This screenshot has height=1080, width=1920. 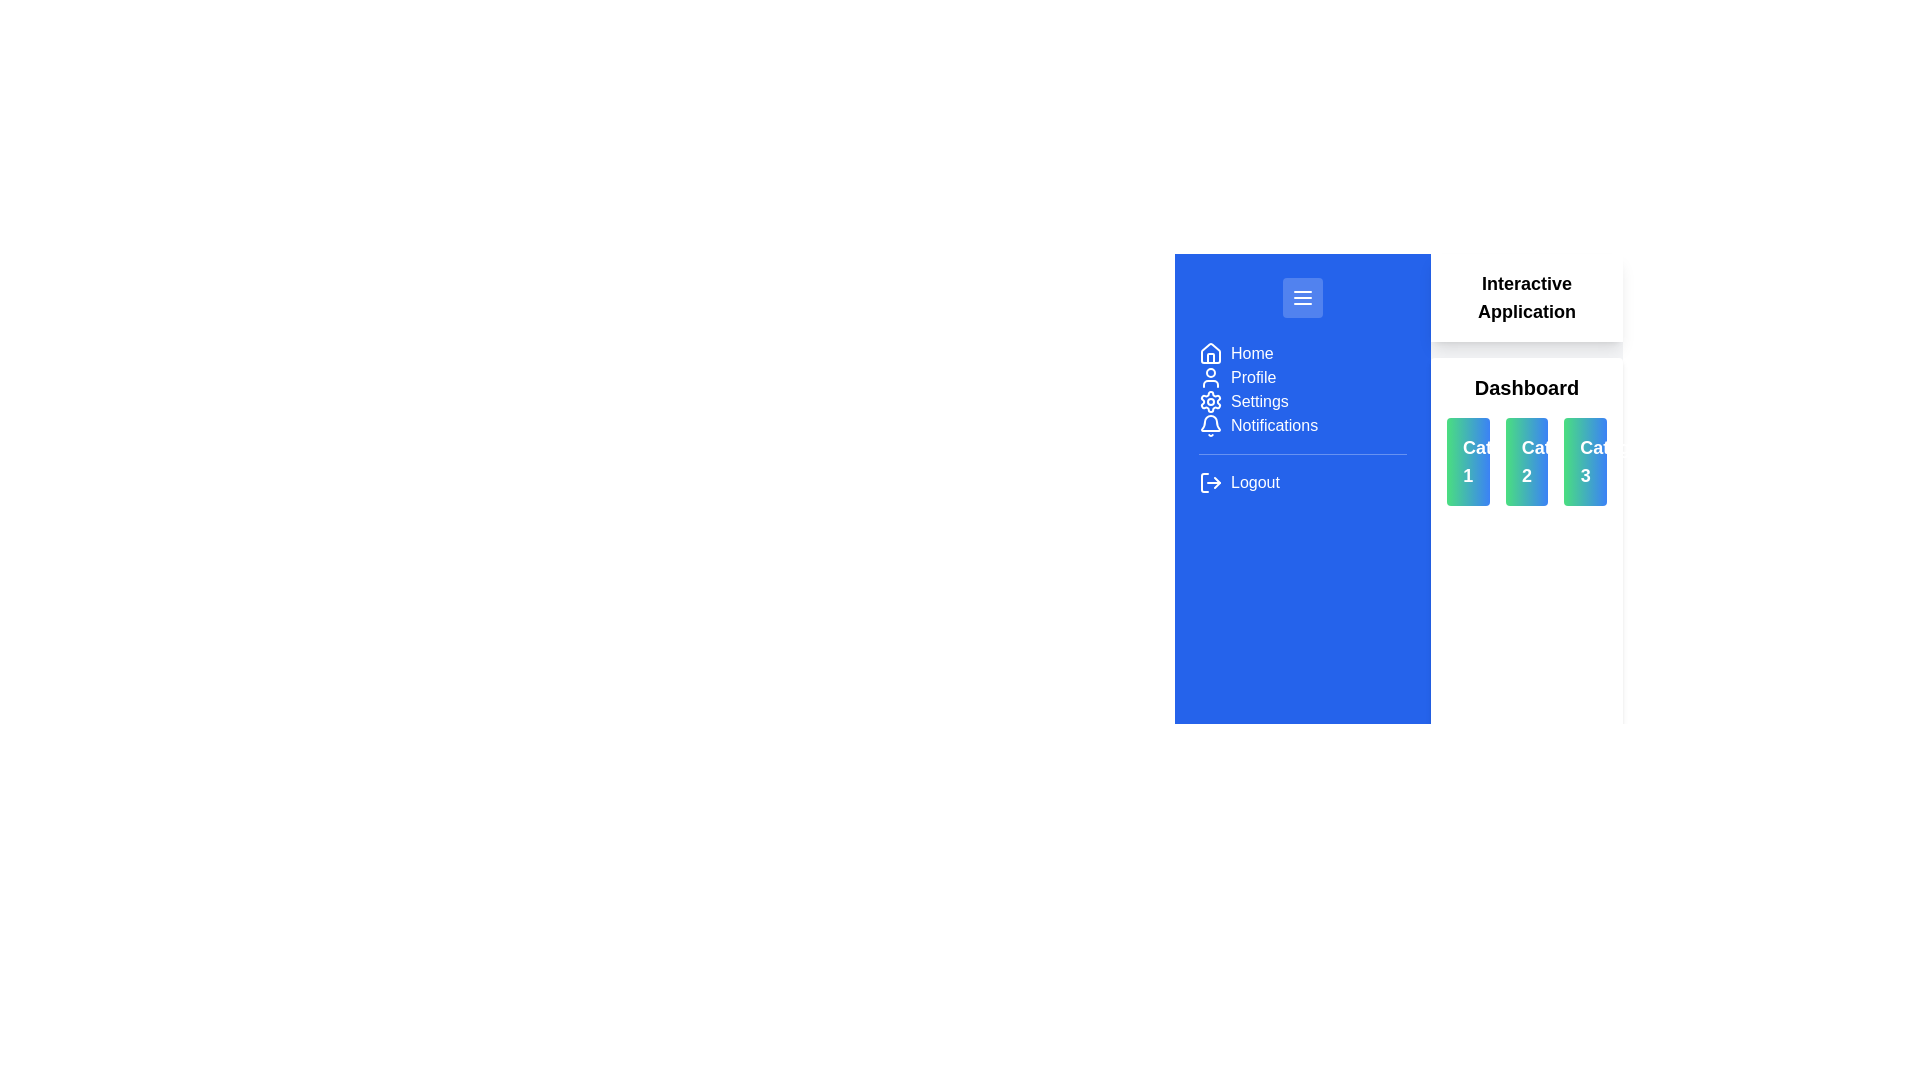 What do you see at coordinates (1252, 378) in the screenshot?
I see `the 'Profile' text label in the vertical navigation menu located in the blue sidebar, positioned to the right of the user avatar icon` at bounding box center [1252, 378].